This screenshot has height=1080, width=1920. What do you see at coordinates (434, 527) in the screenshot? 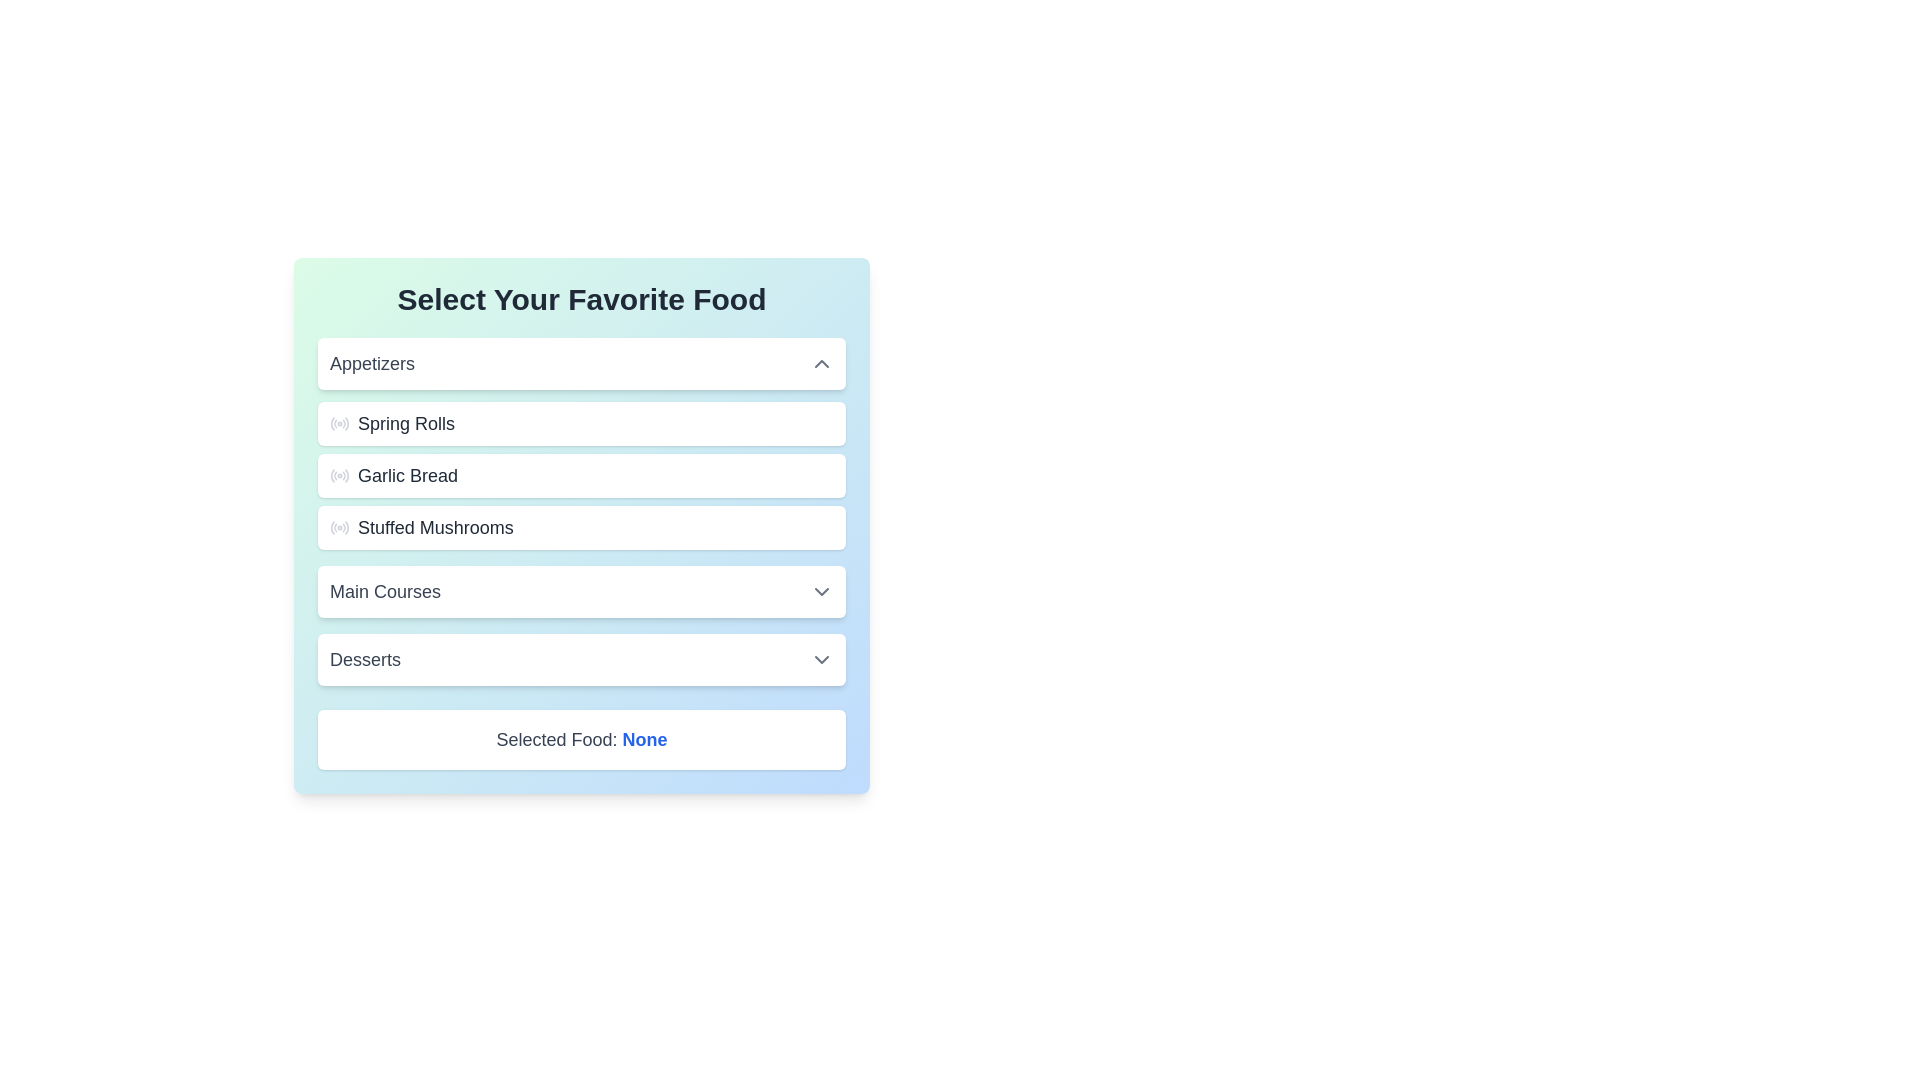
I see `the text label reading 'Stuffed Mushrooms' styled with a dark gray color and medium font weight, located in the third row under the 'Appetizers' section` at bounding box center [434, 527].